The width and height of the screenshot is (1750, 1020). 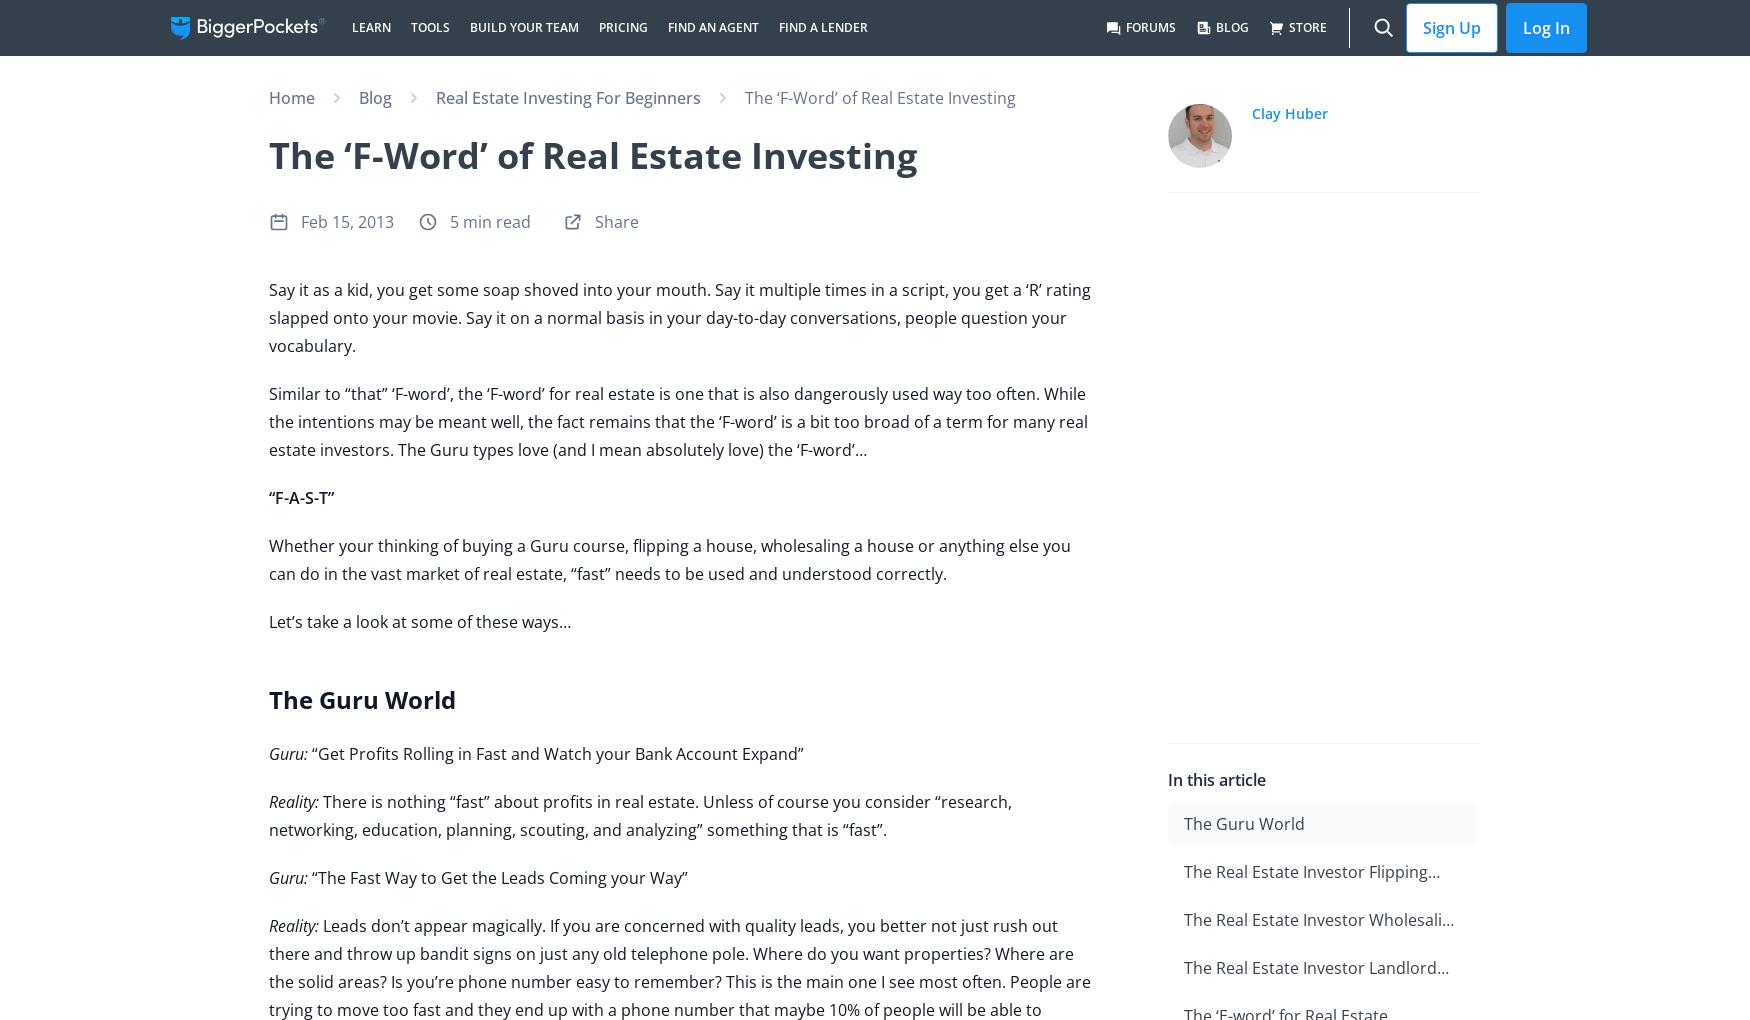 I want to click on 'Clay Huber', so click(x=1288, y=112).